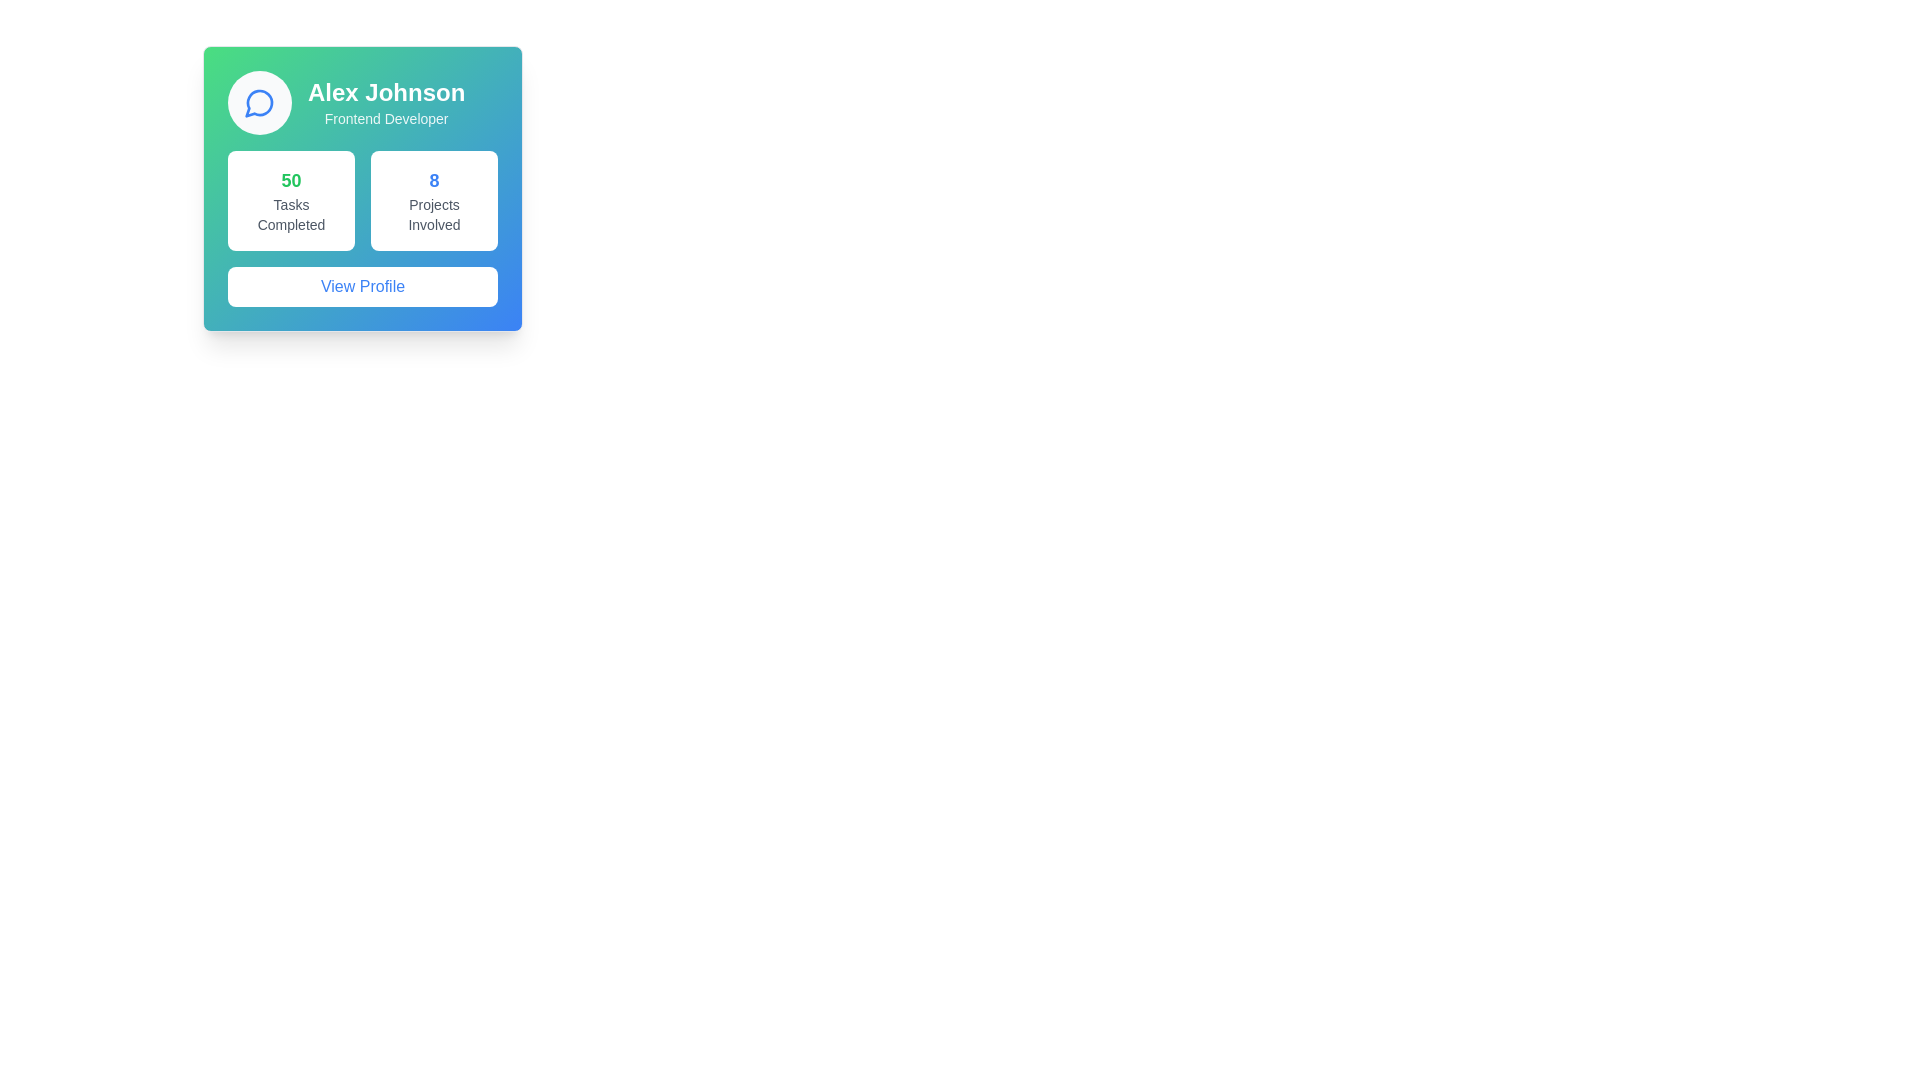 The height and width of the screenshot is (1080, 1920). I want to click on the Text Display that shows the user's name 'Alex Johnson' and their role 'Frontend Developer', located in the top-left corner of the user profile card, so click(386, 103).